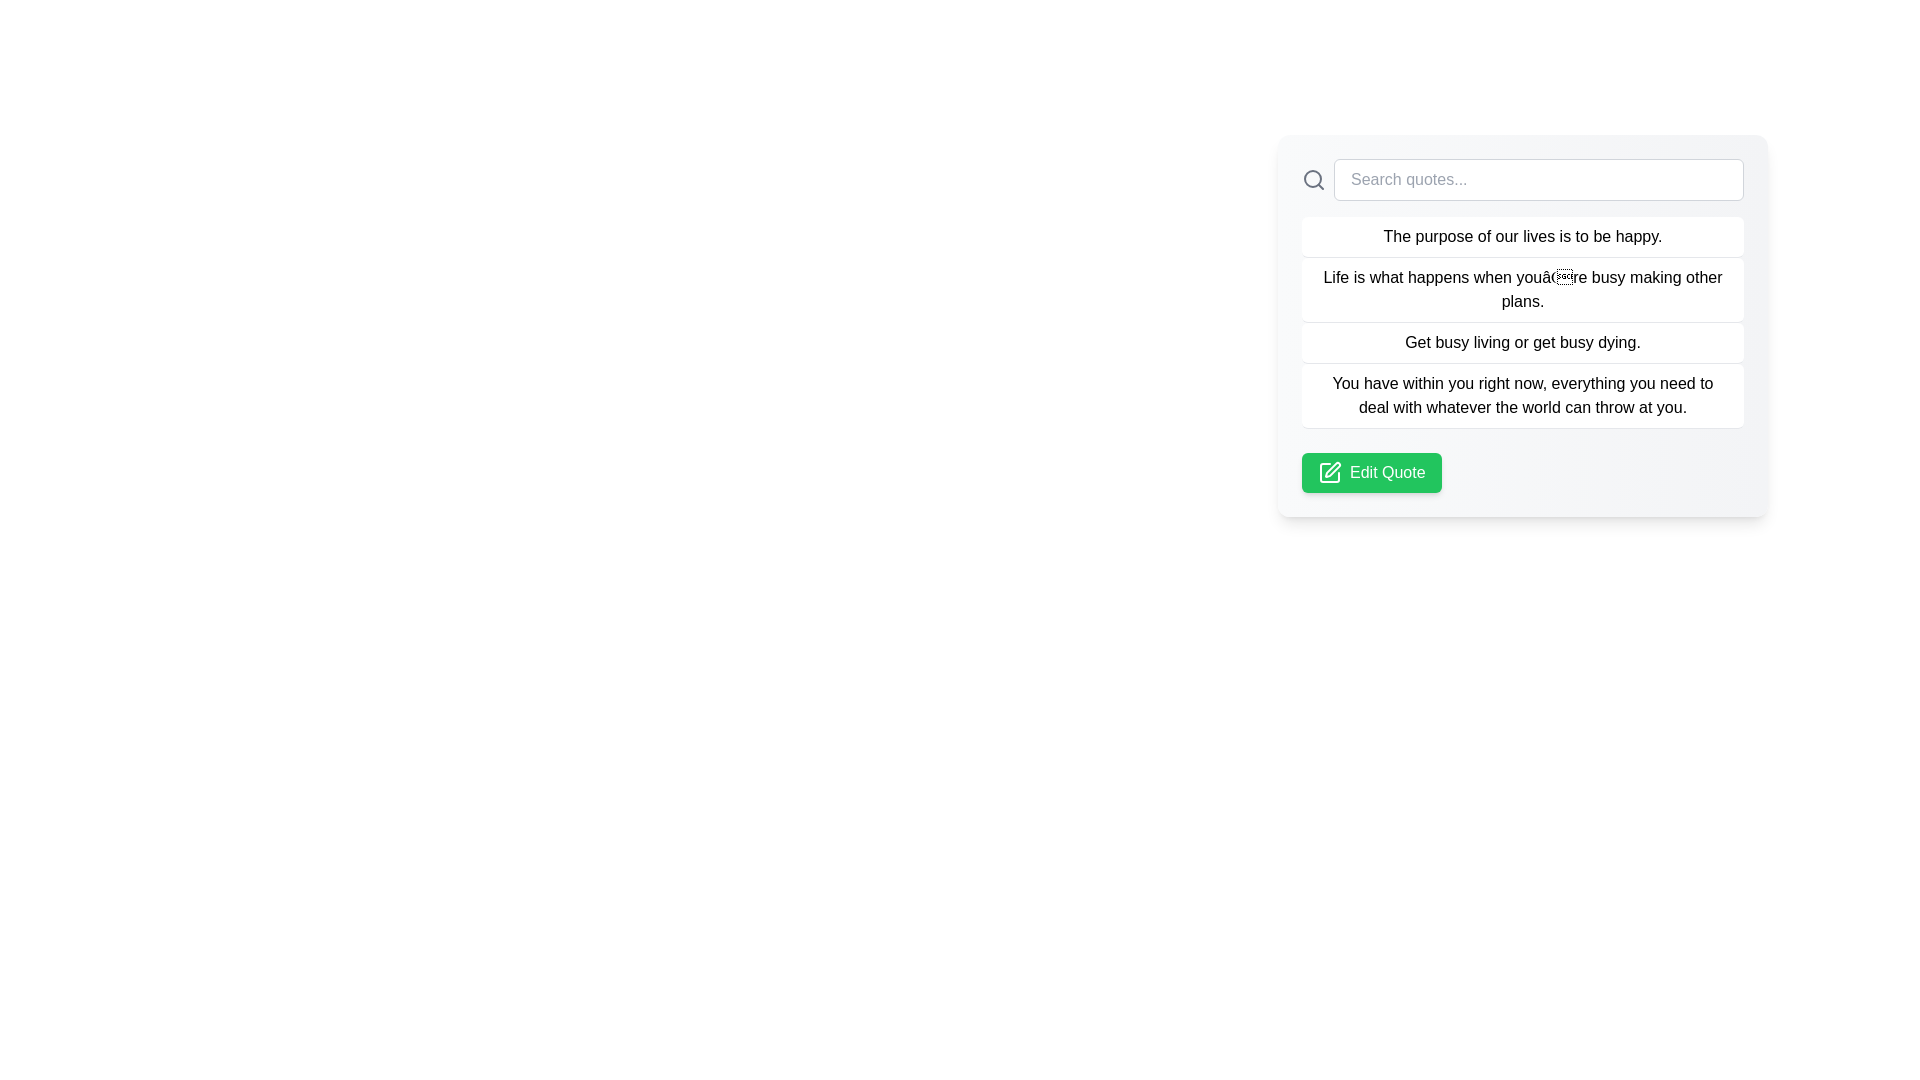  What do you see at coordinates (1313, 177) in the screenshot?
I see `the circular SVG element that forms the body of the search icon, which is styled with an outlined gray design and is located in the top-left corner of the main content area near a search bar` at bounding box center [1313, 177].